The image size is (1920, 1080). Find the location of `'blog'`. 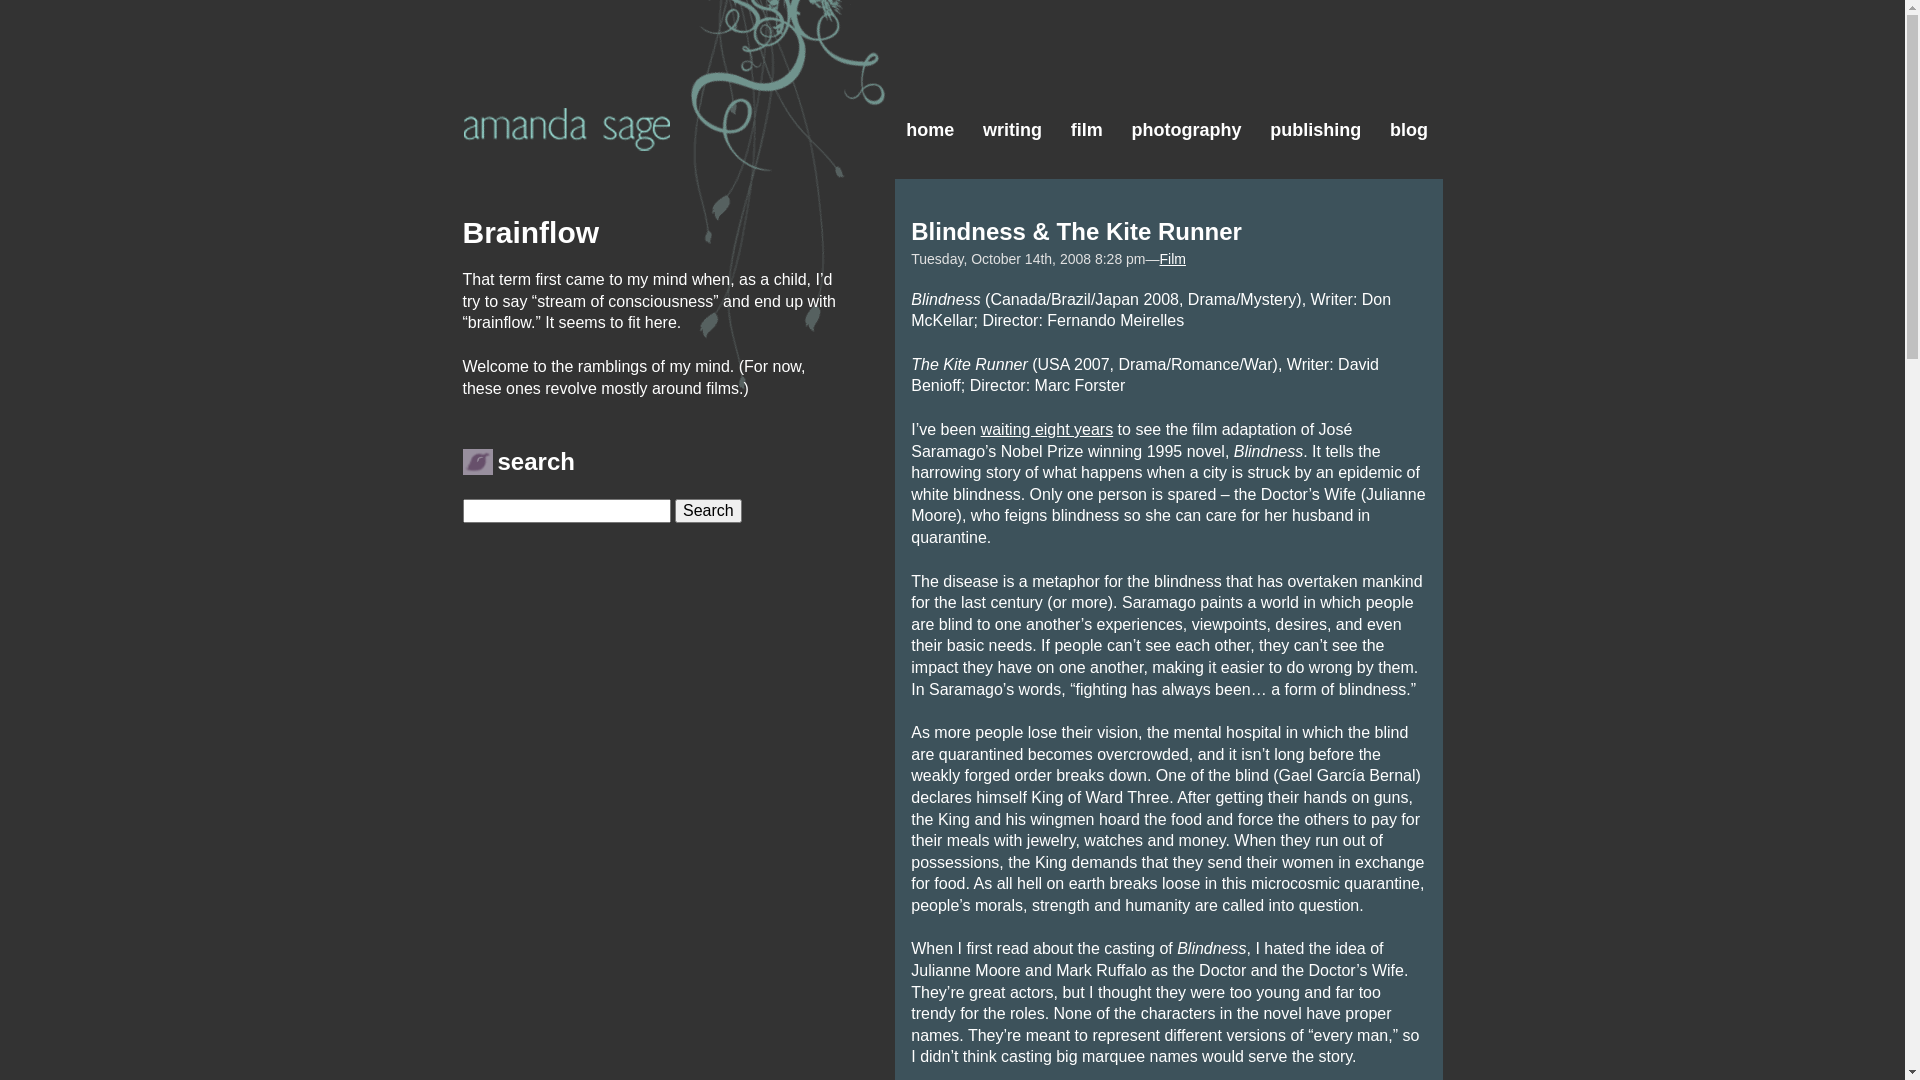

'blog' is located at coordinates (1375, 80).